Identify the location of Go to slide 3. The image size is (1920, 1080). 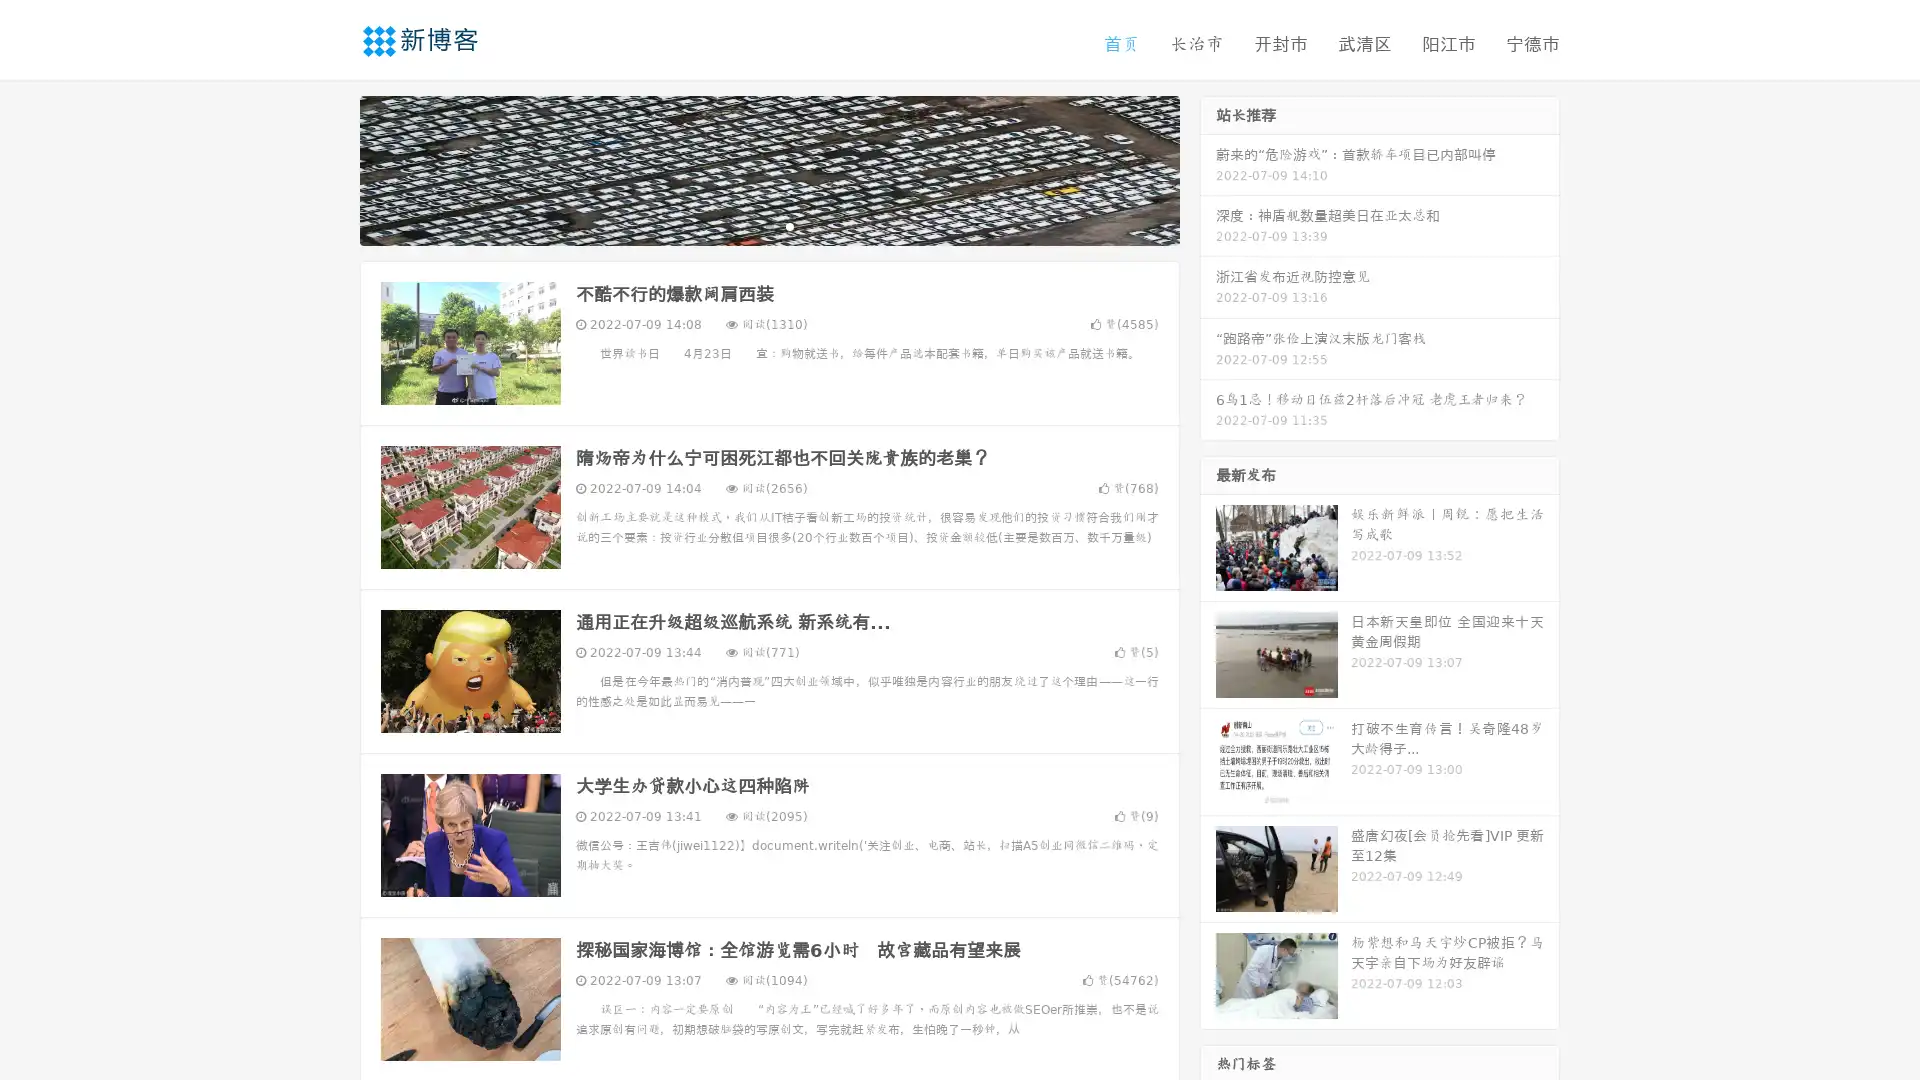
(789, 225).